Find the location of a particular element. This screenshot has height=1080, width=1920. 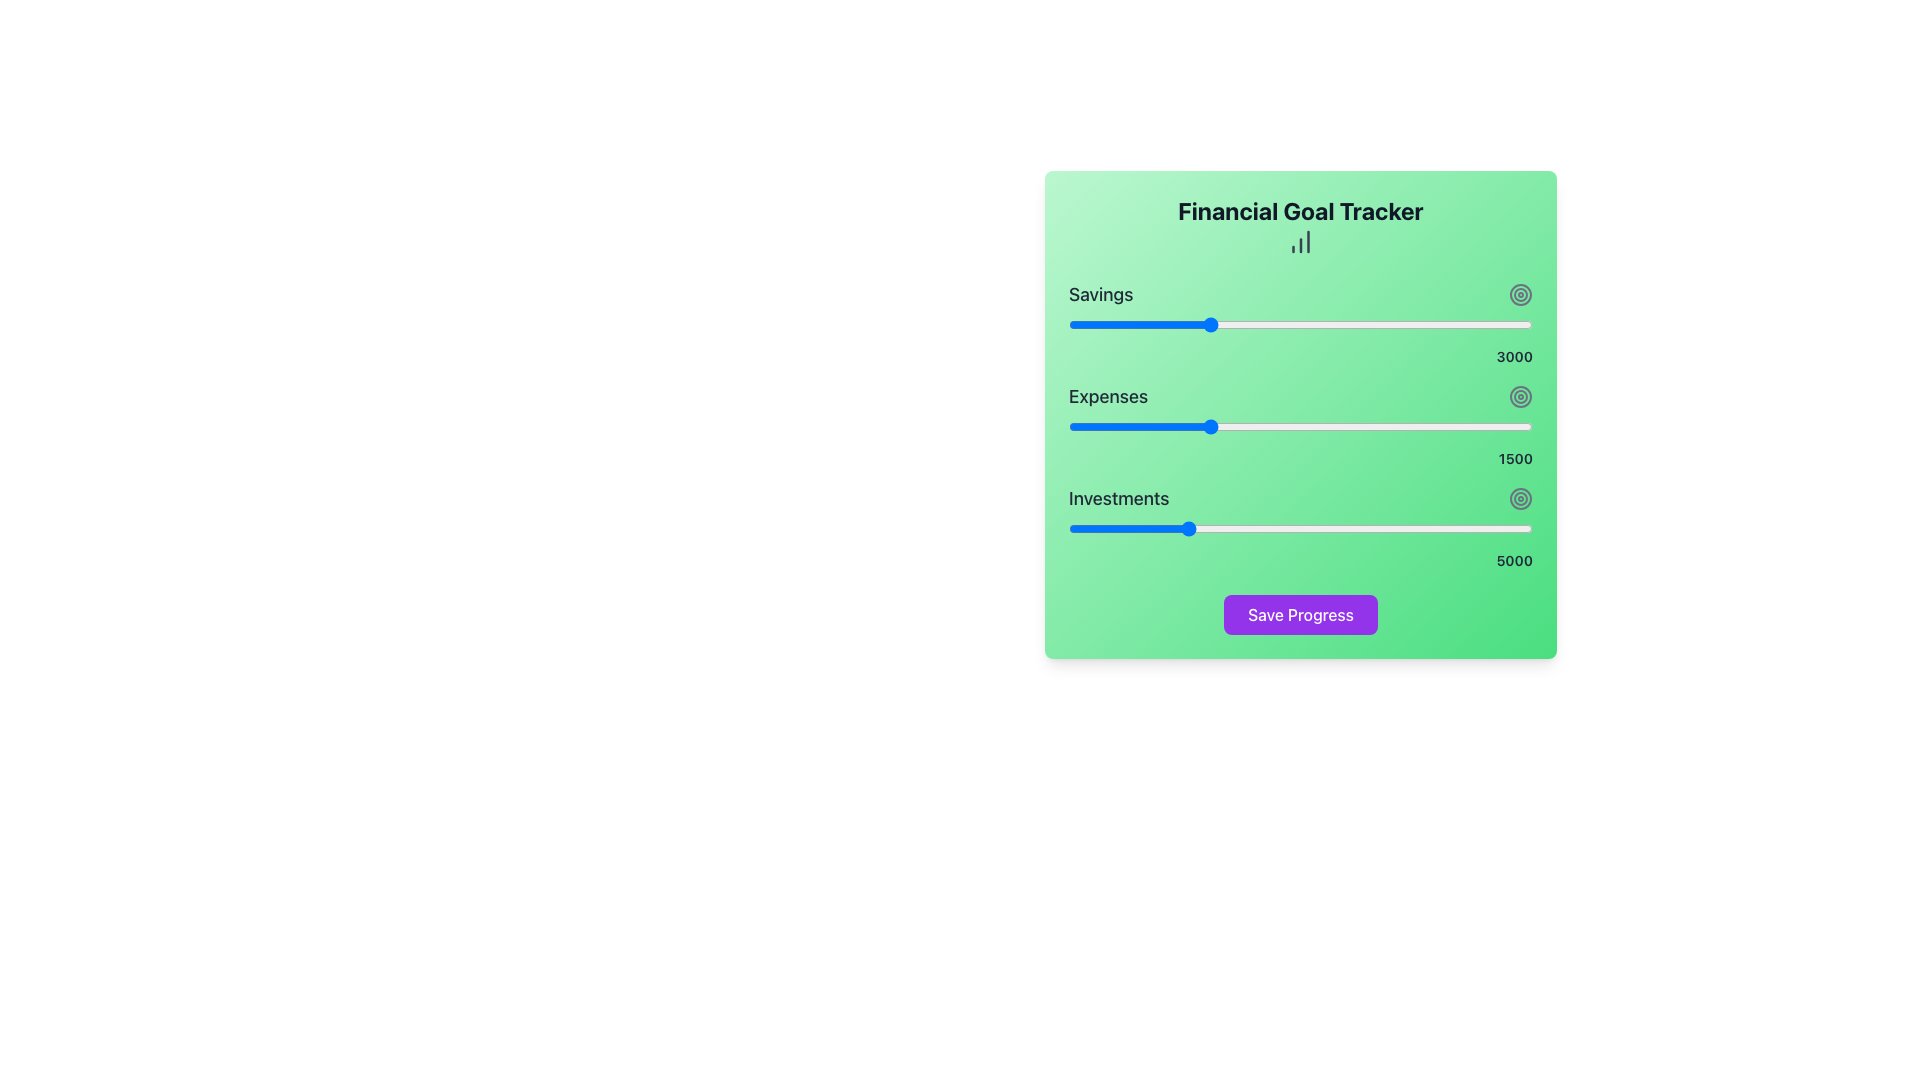

the 'Investments' slider is located at coordinates (1154, 527).